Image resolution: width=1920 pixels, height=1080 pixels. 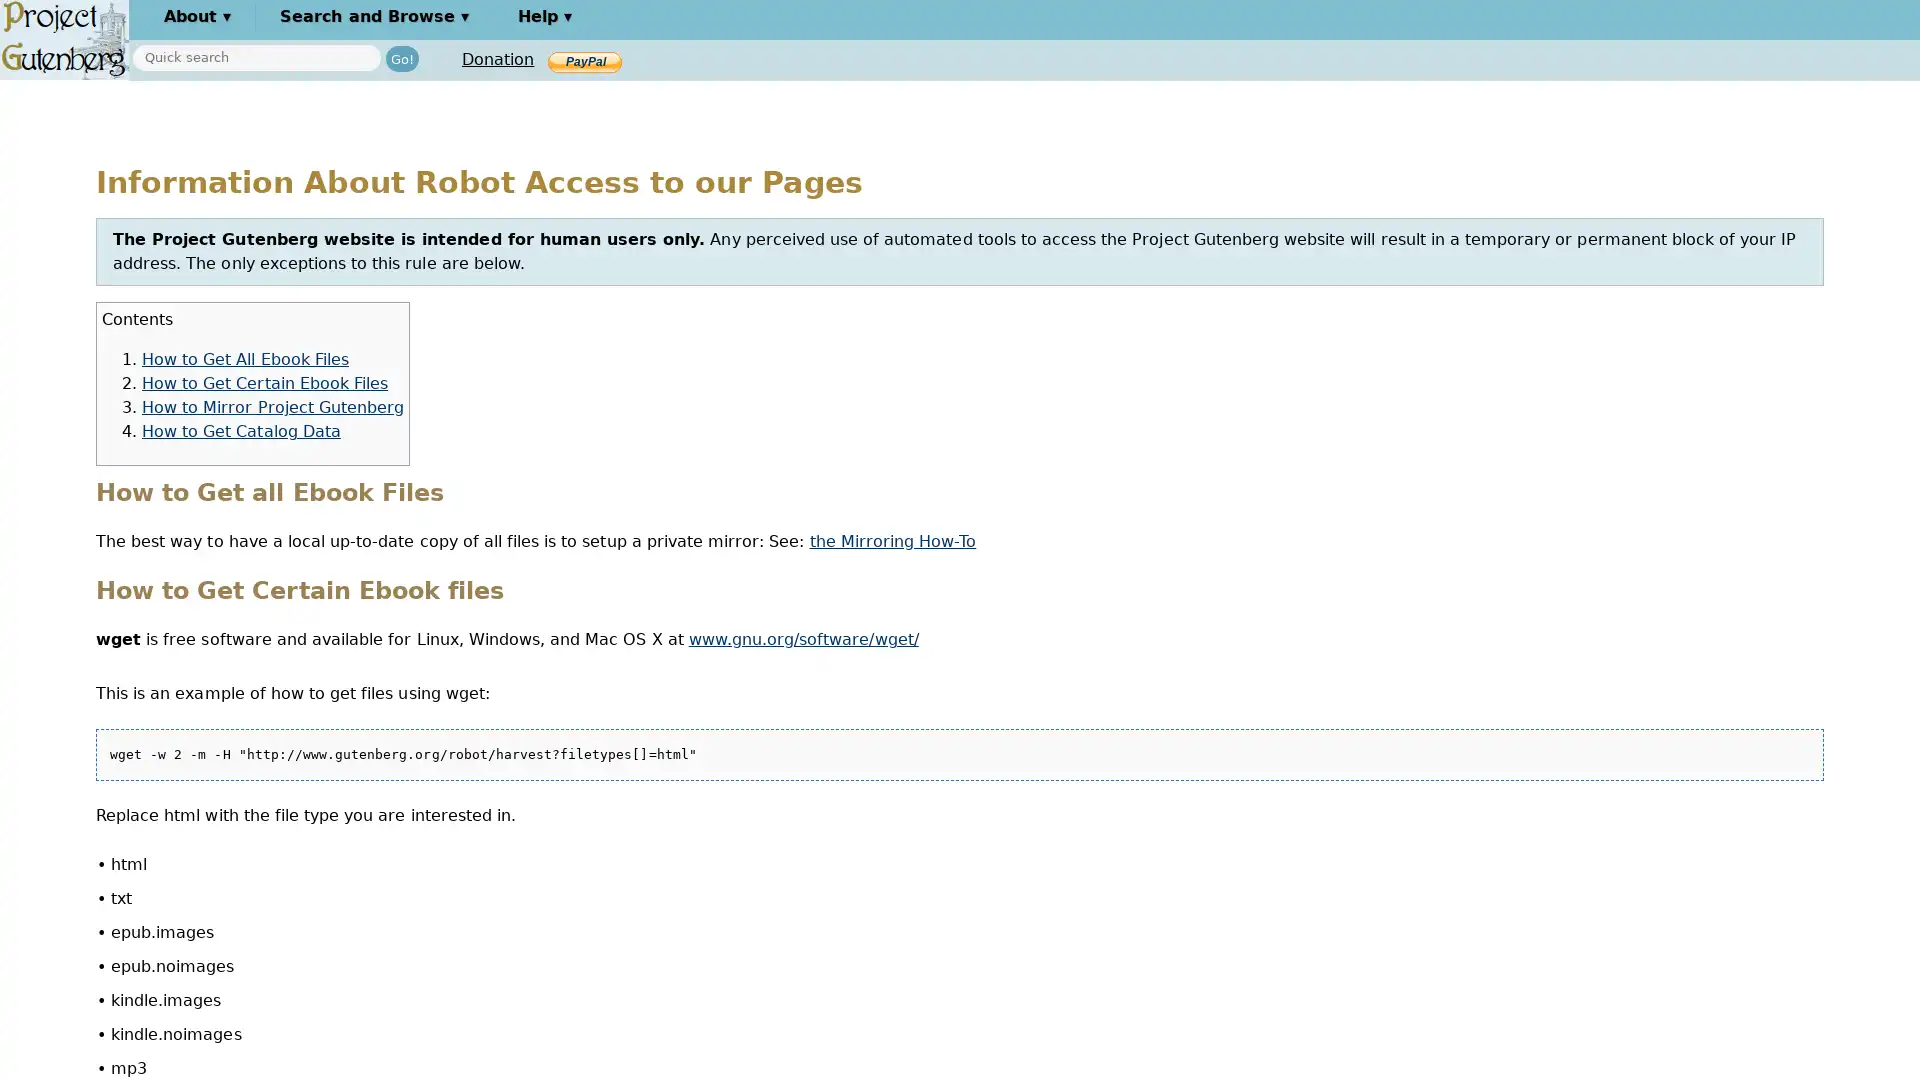 What do you see at coordinates (401, 57) in the screenshot?
I see `Go!` at bounding box center [401, 57].